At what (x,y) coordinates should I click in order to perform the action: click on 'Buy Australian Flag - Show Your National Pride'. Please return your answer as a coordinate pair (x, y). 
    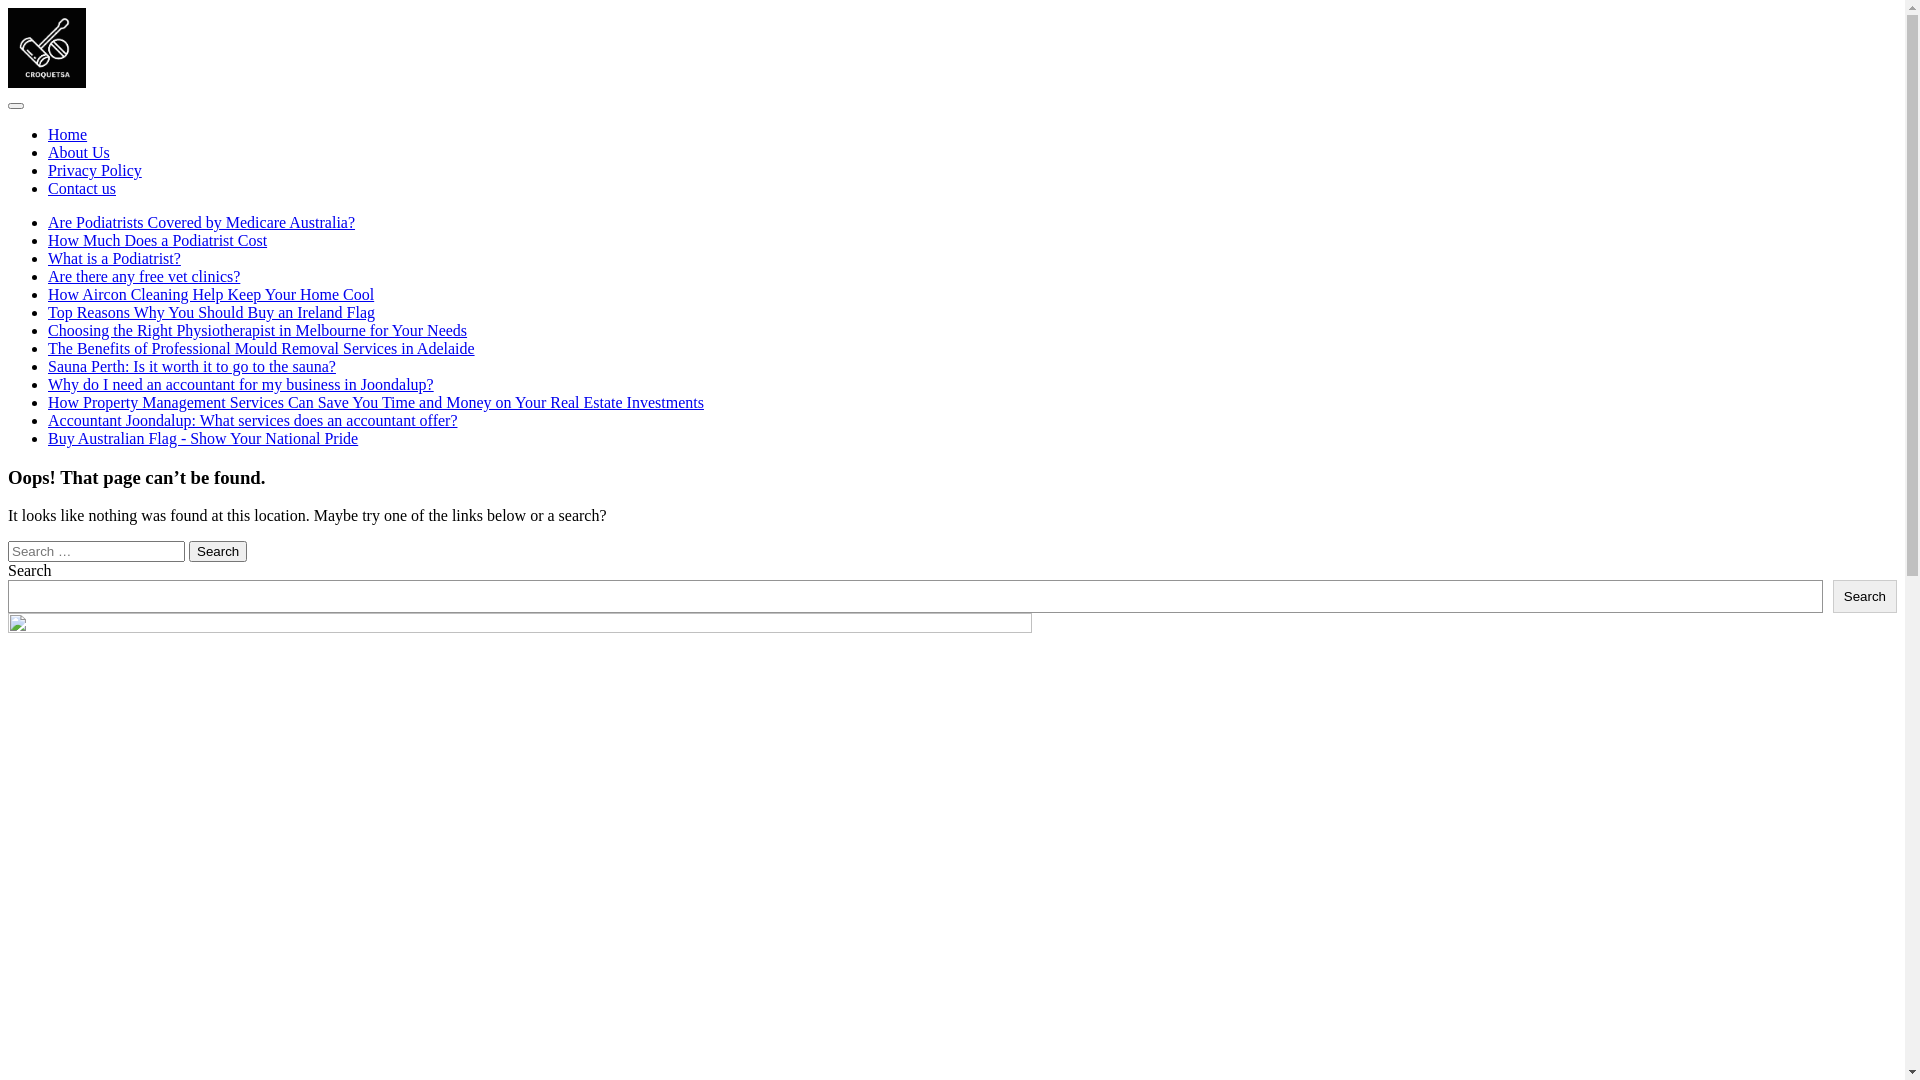
    Looking at the image, I should click on (48, 437).